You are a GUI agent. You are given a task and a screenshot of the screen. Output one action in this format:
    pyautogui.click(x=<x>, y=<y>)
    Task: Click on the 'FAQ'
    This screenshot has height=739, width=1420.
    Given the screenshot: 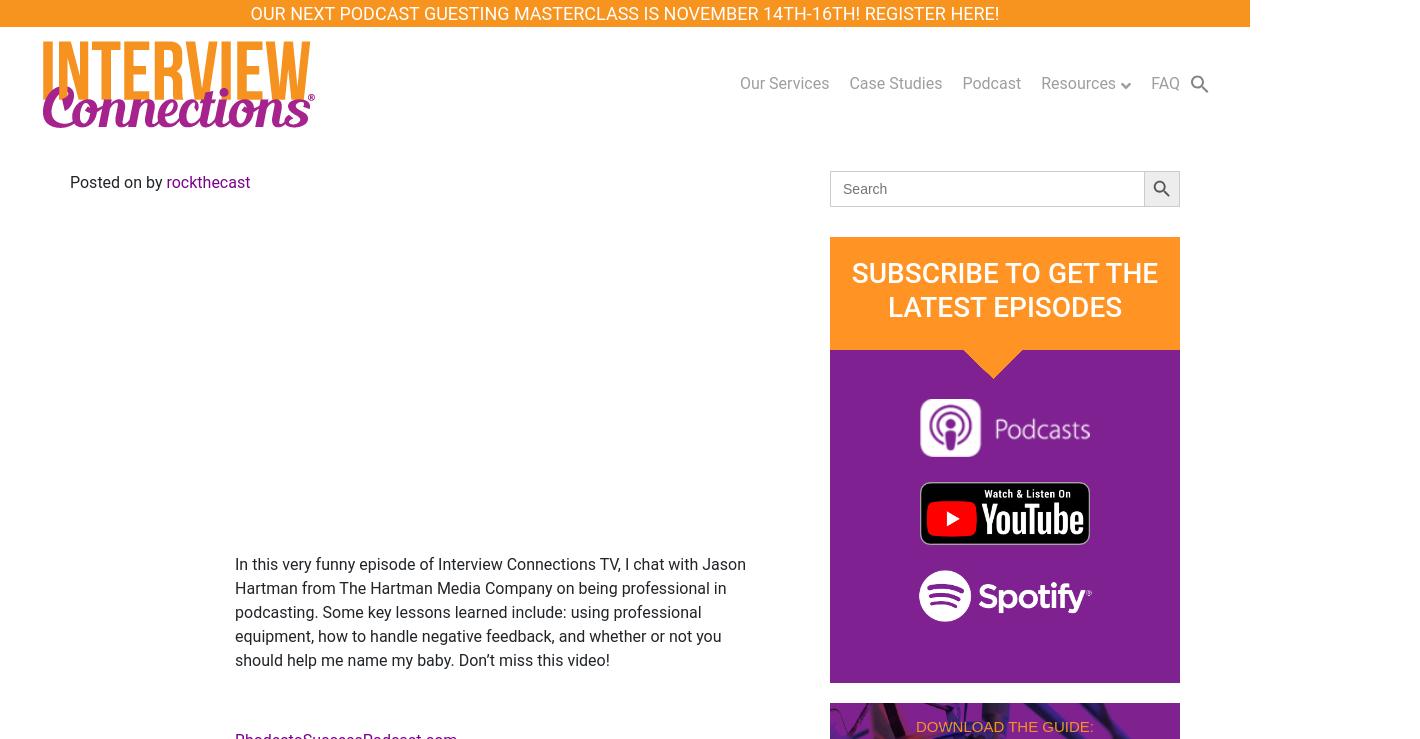 What is the action you would take?
    pyautogui.click(x=1151, y=82)
    